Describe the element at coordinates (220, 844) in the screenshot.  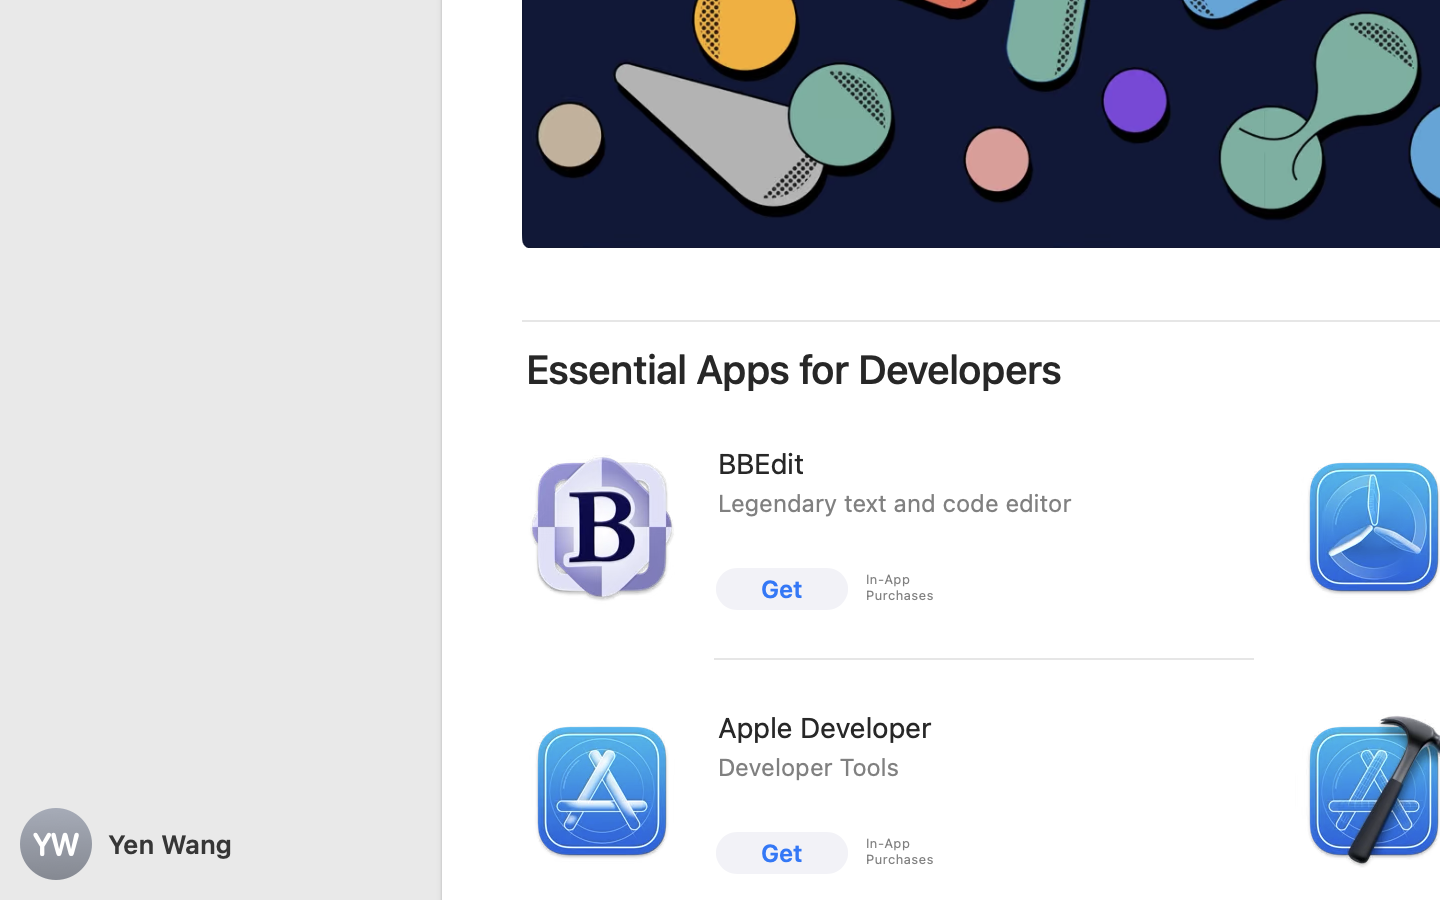
I see `'Yen Wang'` at that location.